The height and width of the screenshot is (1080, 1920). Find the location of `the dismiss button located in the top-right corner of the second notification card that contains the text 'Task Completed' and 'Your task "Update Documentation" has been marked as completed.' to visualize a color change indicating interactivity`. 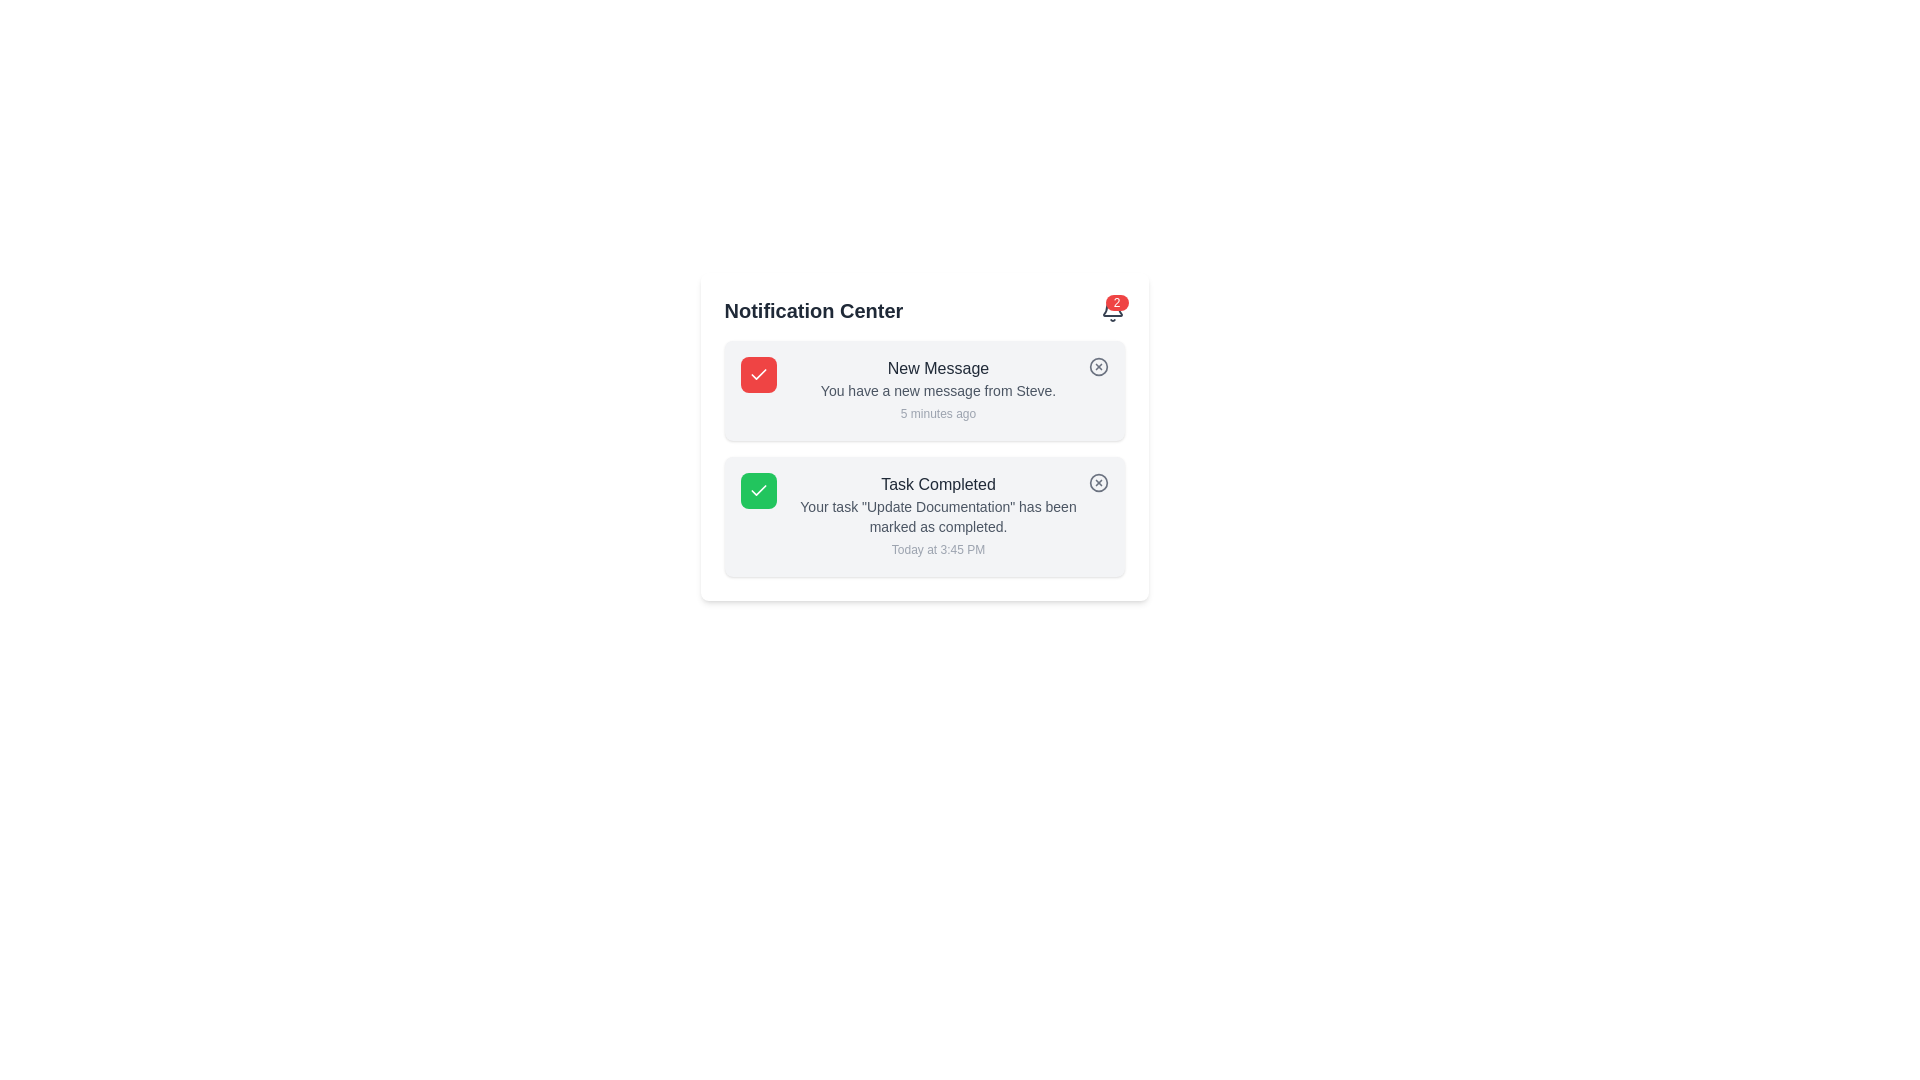

the dismiss button located in the top-right corner of the second notification card that contains the text 'Task Completed' and 'Your task "Update Documentation" has been marked as completed.' to visualize a color change indicating interactivity is located at coordinates (1097, 482).